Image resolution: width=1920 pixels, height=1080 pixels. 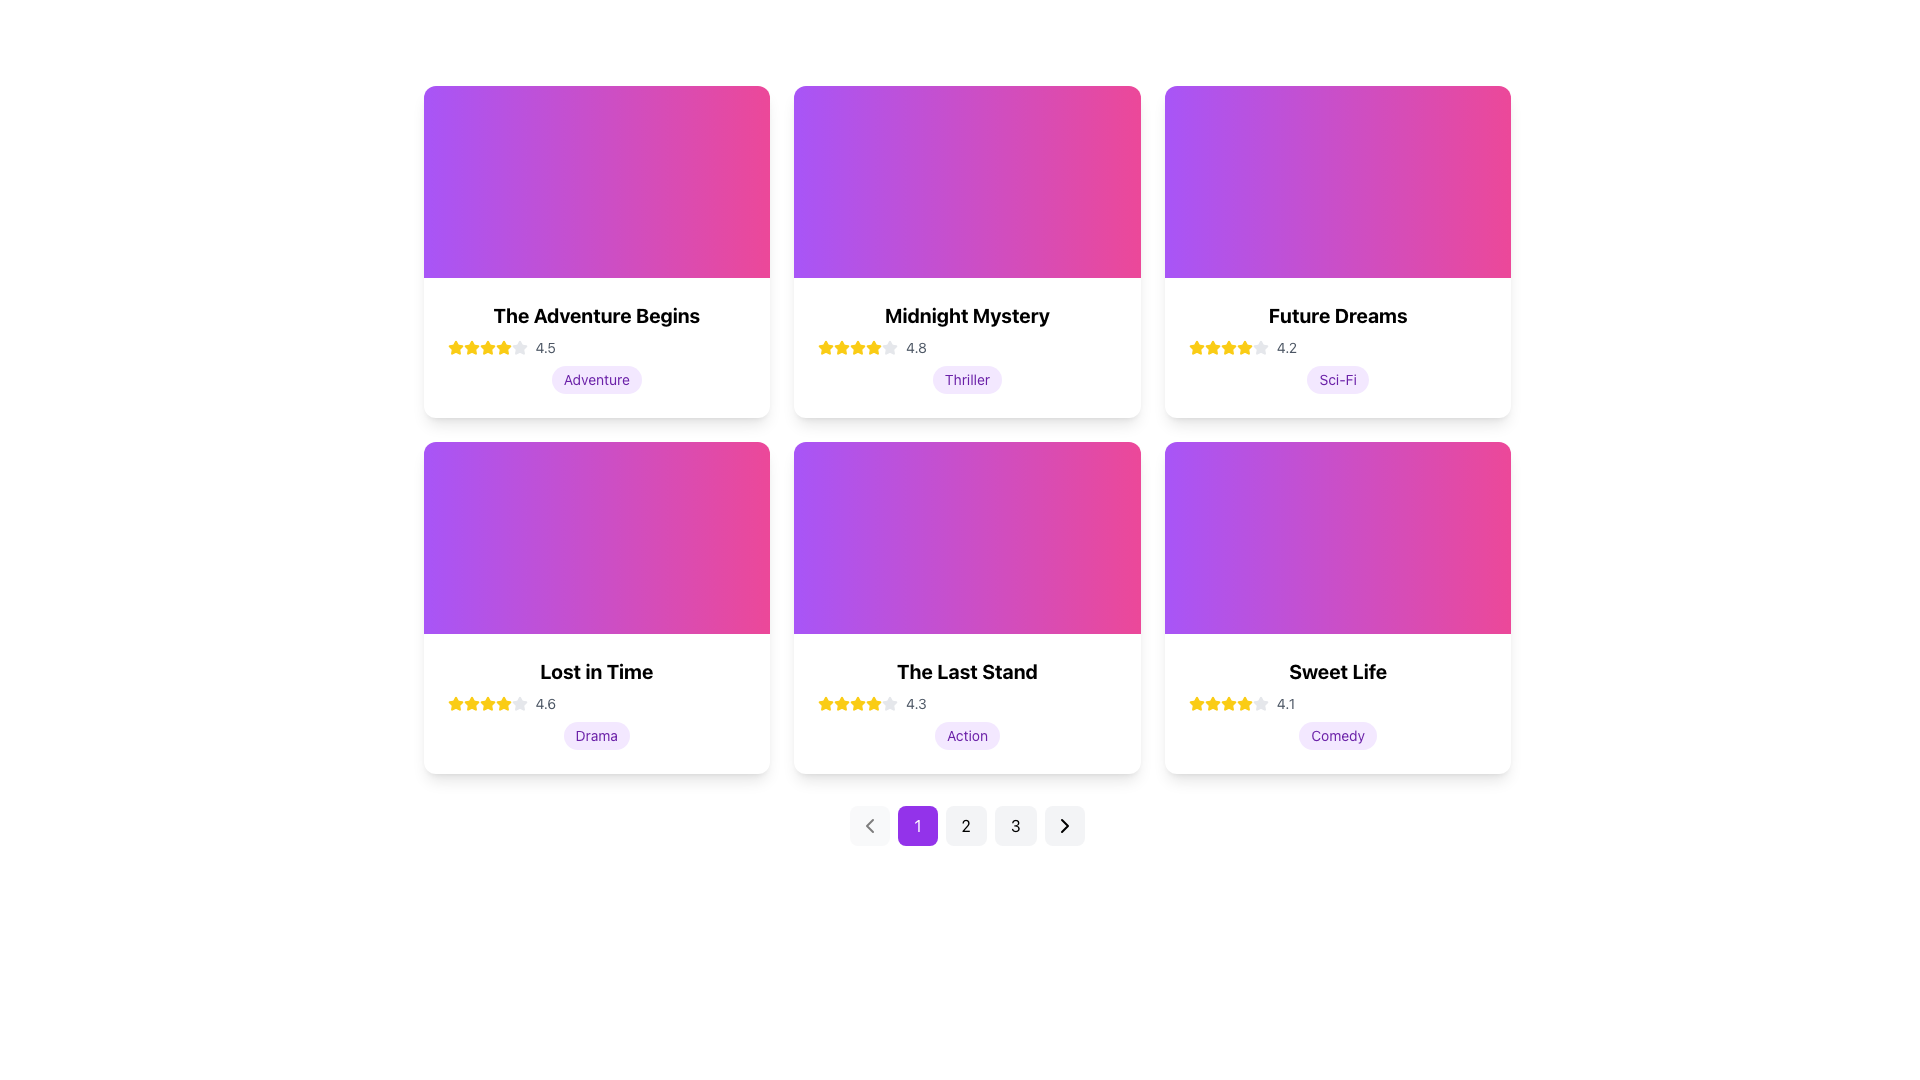 I want to click on the third star in the rating system below the card titled 'Future Dreams' to interact with the rating system, so click(x=1259, y=346).